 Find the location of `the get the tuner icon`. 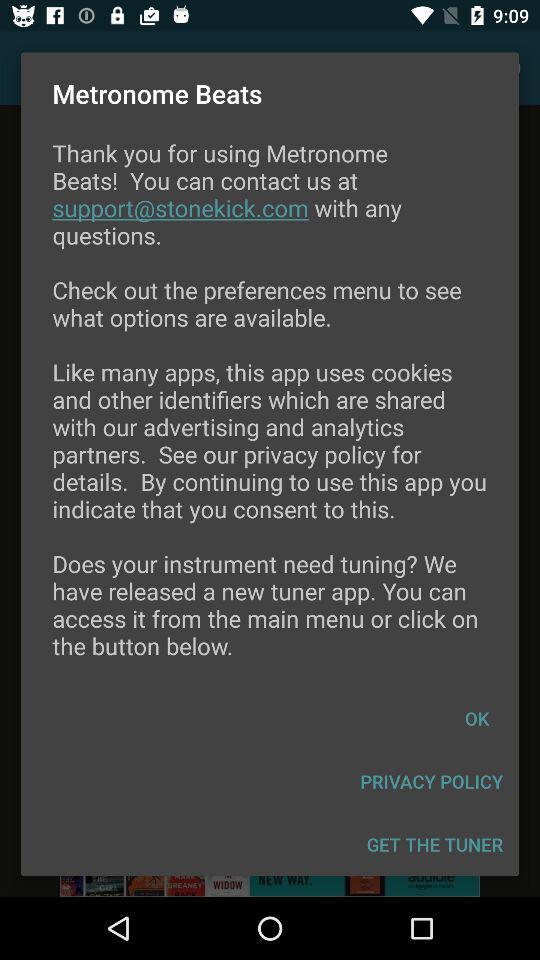

the get the tuner icon is located at coordinates (434, 843).